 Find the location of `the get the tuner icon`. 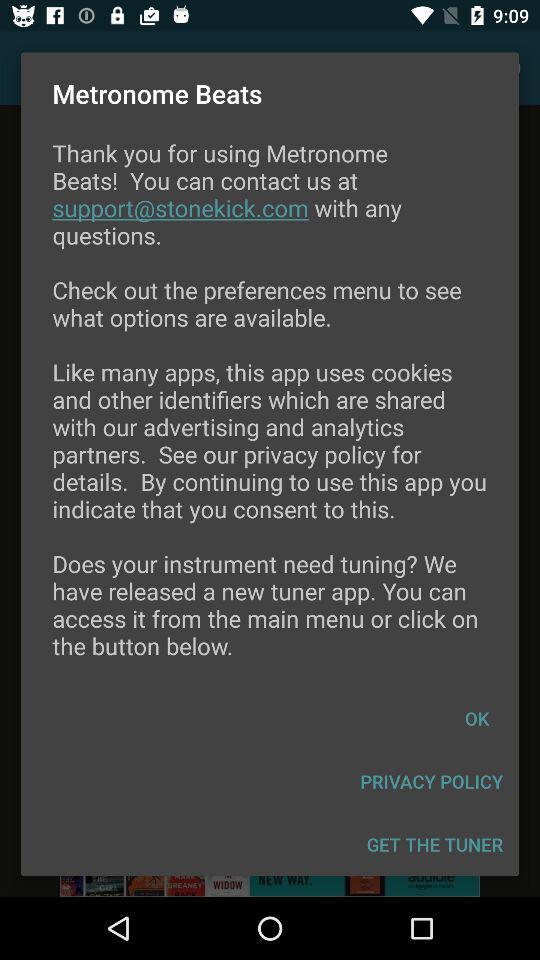

the get the tuner icon is located at coordinates (434, 843).